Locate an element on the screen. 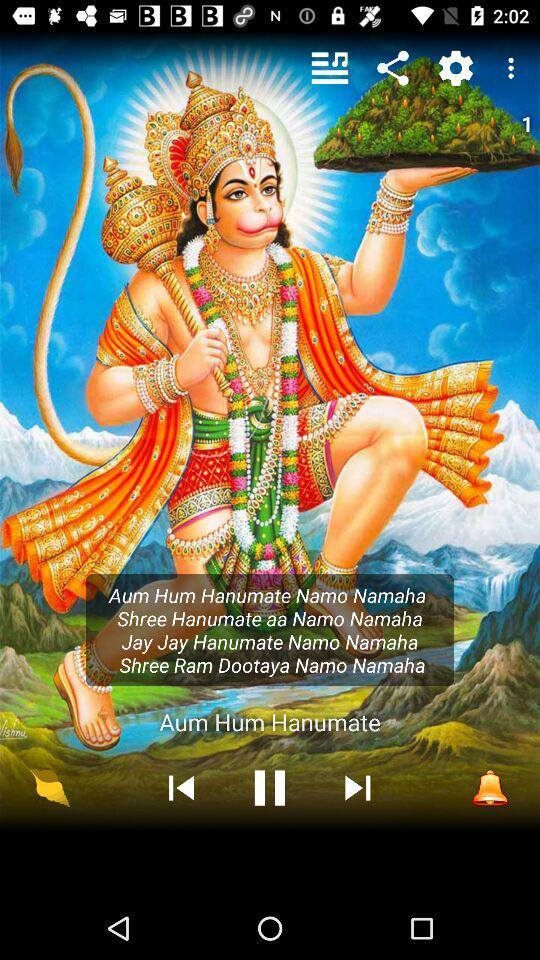 The width and height of the screenshot is (540, 960). share icon is located at coordinates (393, 68).